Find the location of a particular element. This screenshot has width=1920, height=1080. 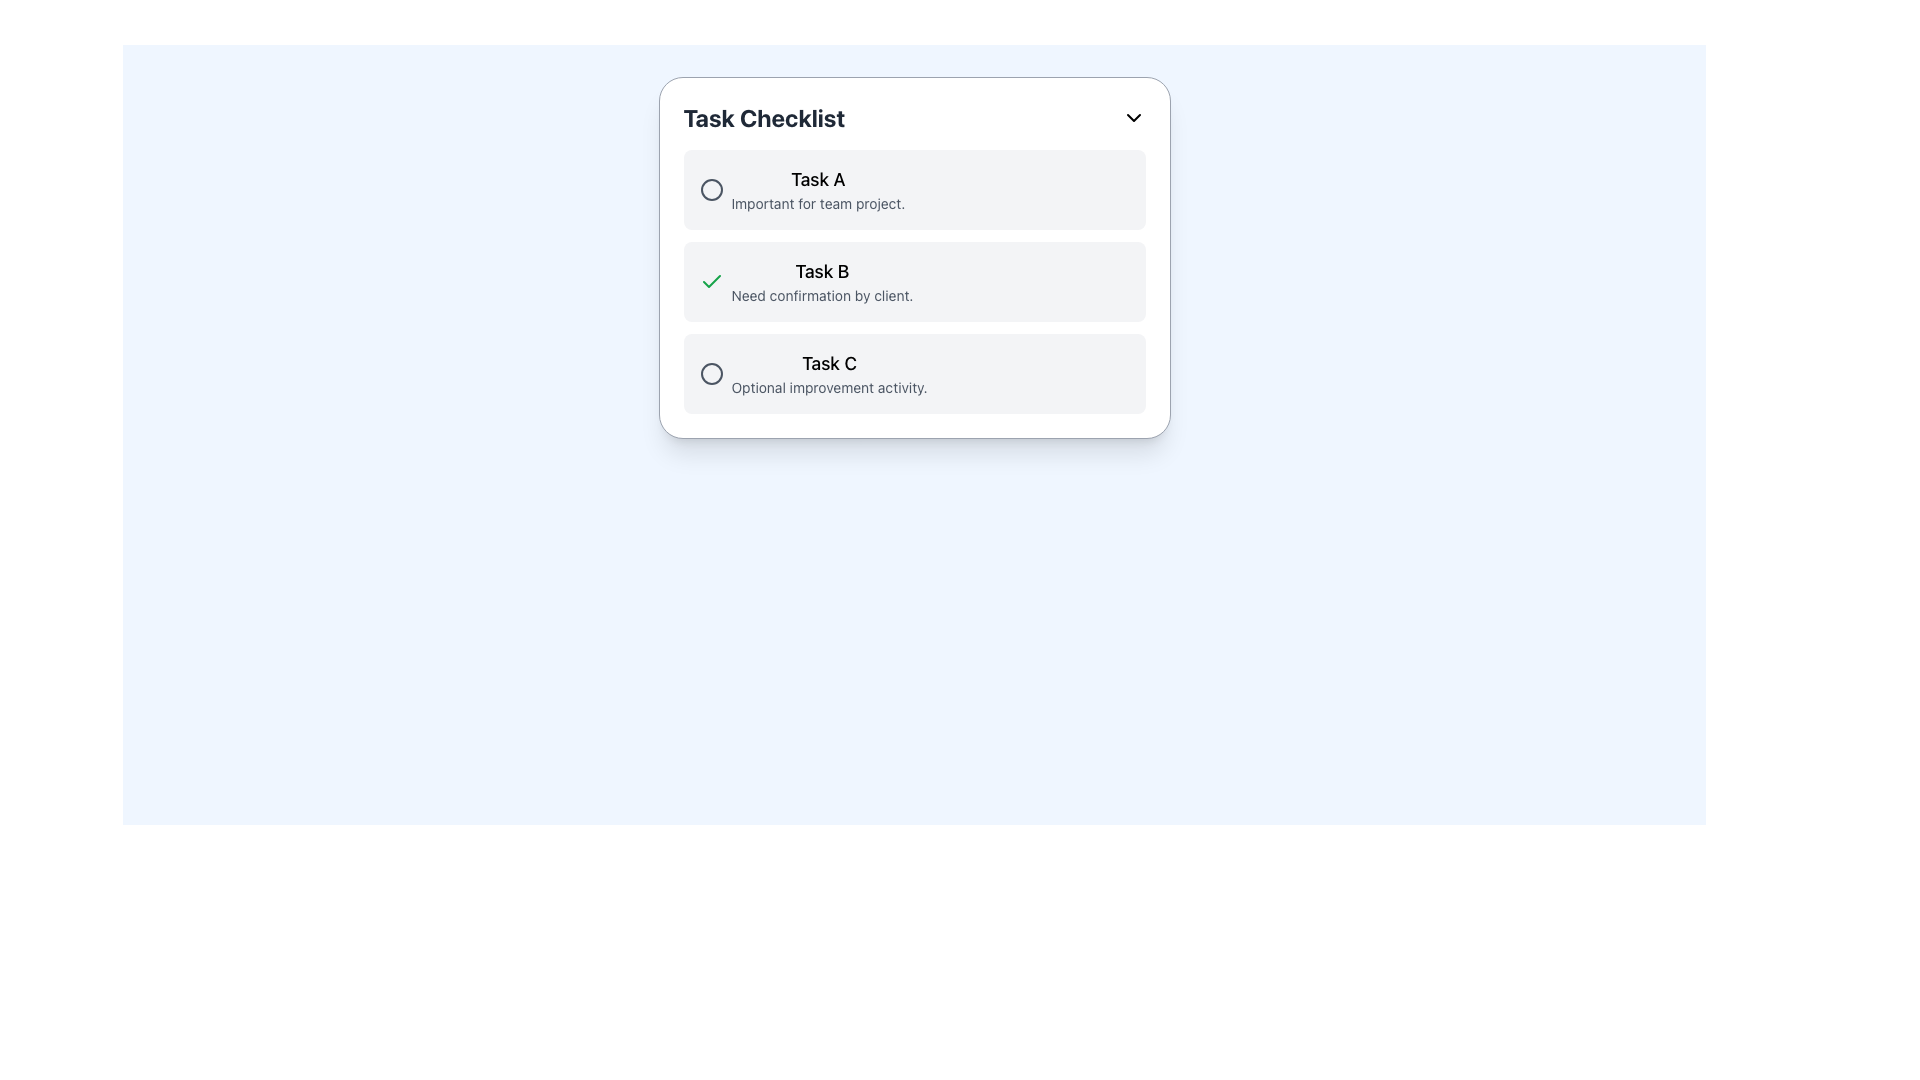

the SVG Circle or Icon that serves as a decorative and informative marker for 'Task C', located at the far left of the task entry and vertically centered with respect to the task description is located at coordinates (711, 374).